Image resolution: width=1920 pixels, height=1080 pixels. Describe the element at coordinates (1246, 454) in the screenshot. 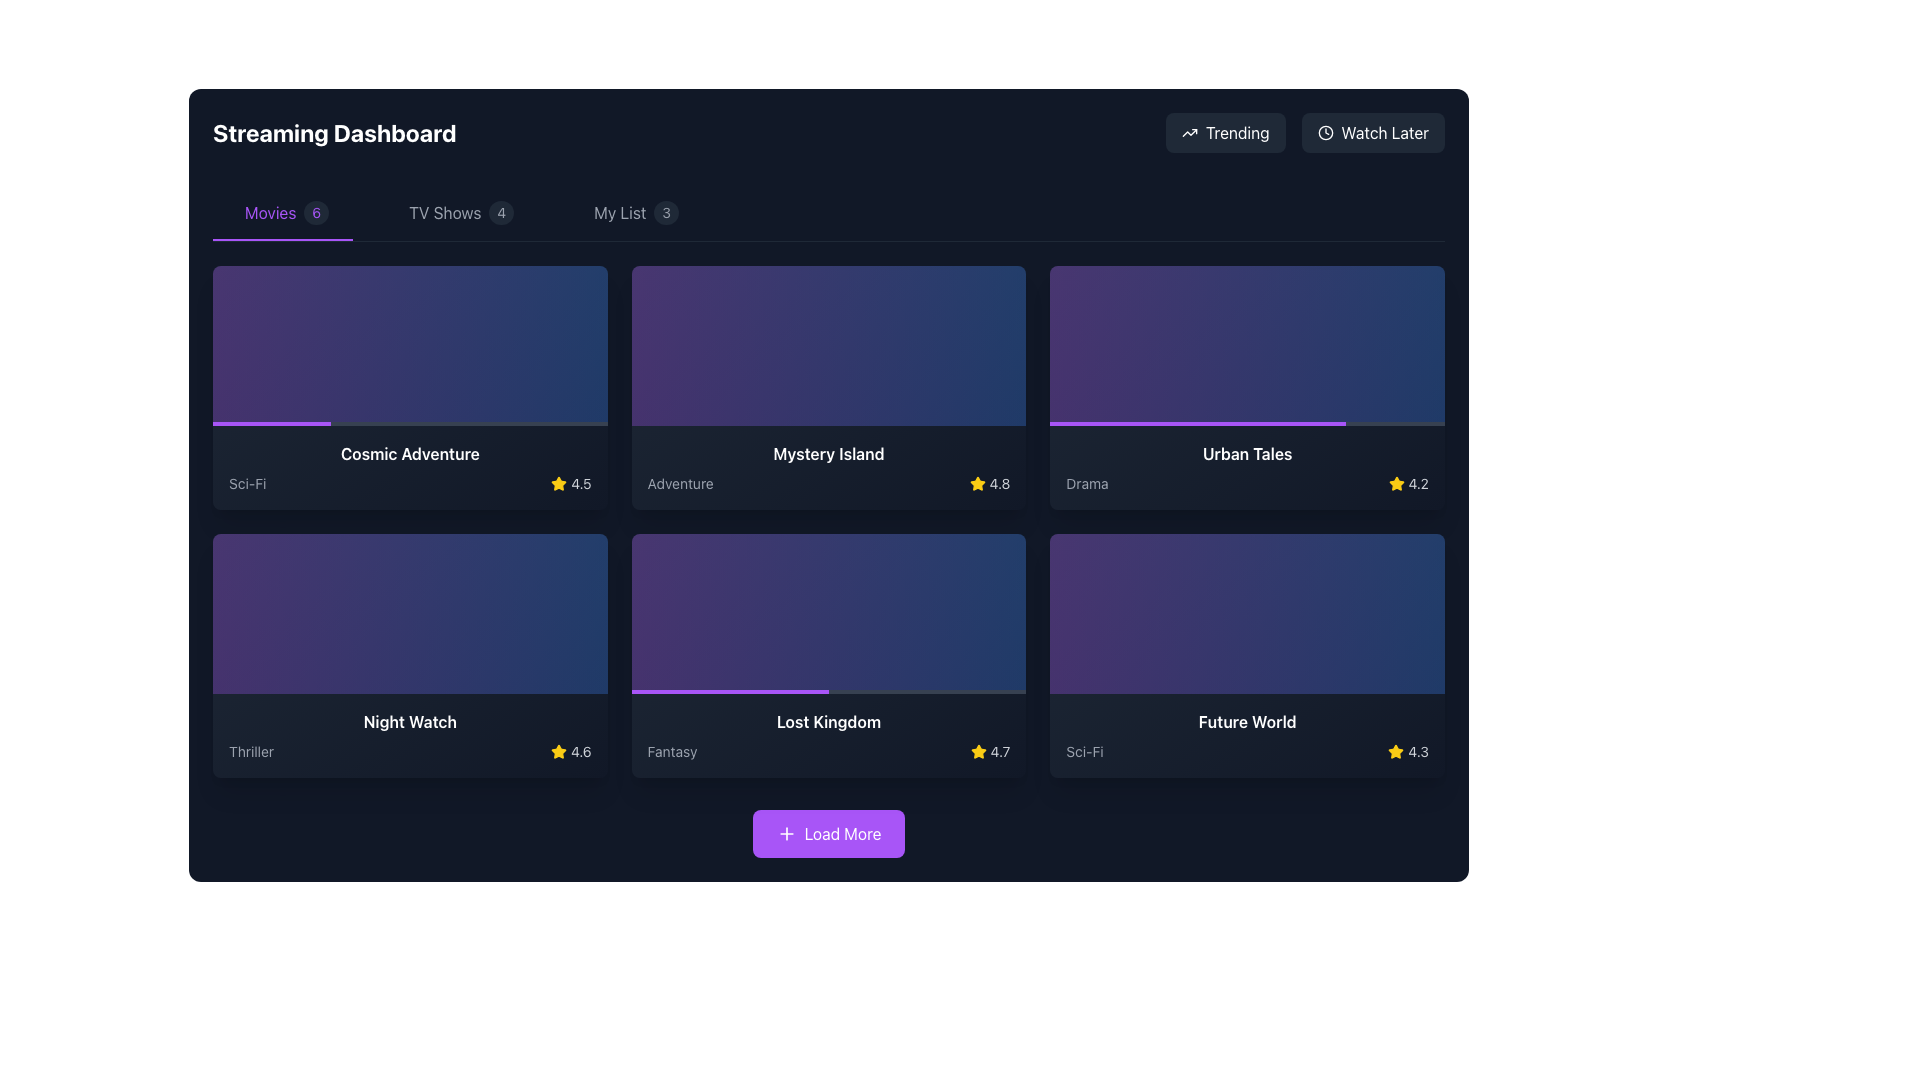

I see `the title label for the media content located in the top-right section of the Drama component, which indicates its name` at that location.